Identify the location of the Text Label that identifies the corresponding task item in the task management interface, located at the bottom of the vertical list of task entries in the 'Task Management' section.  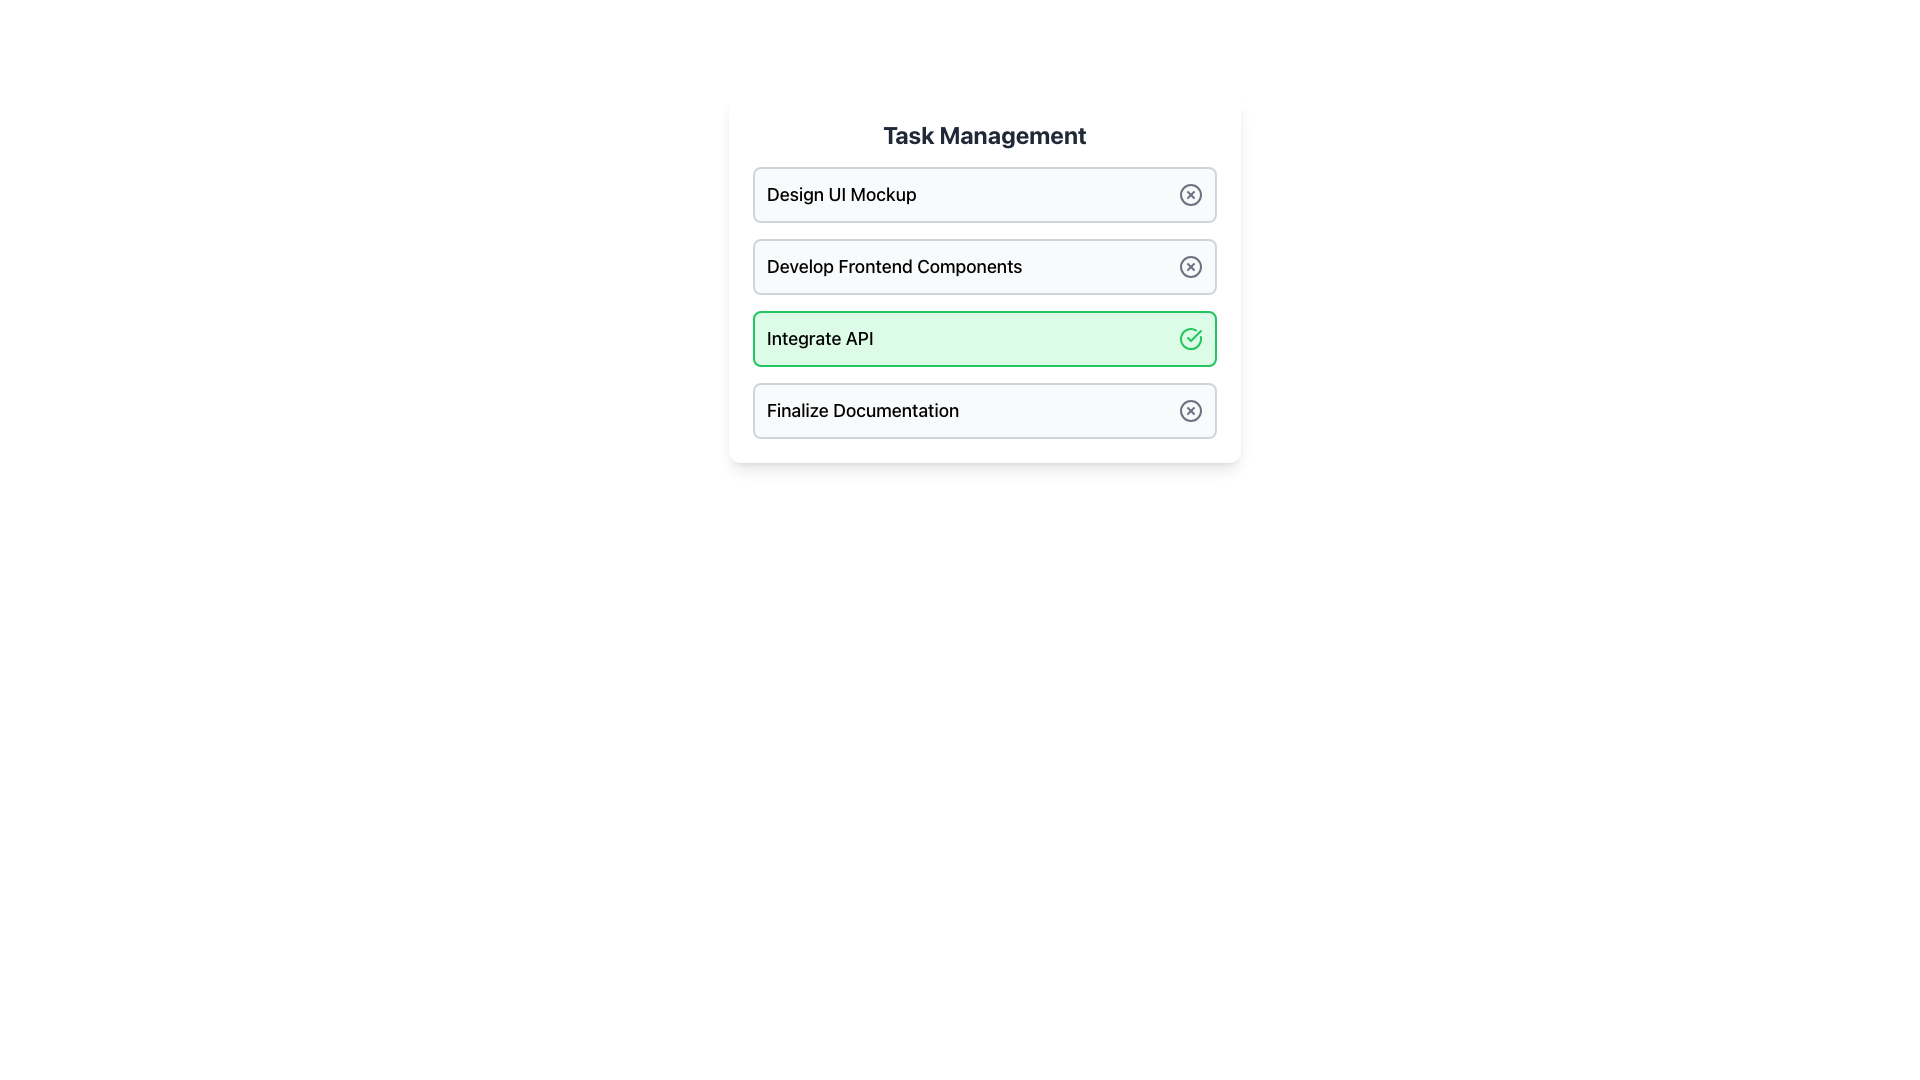
(863, 410).